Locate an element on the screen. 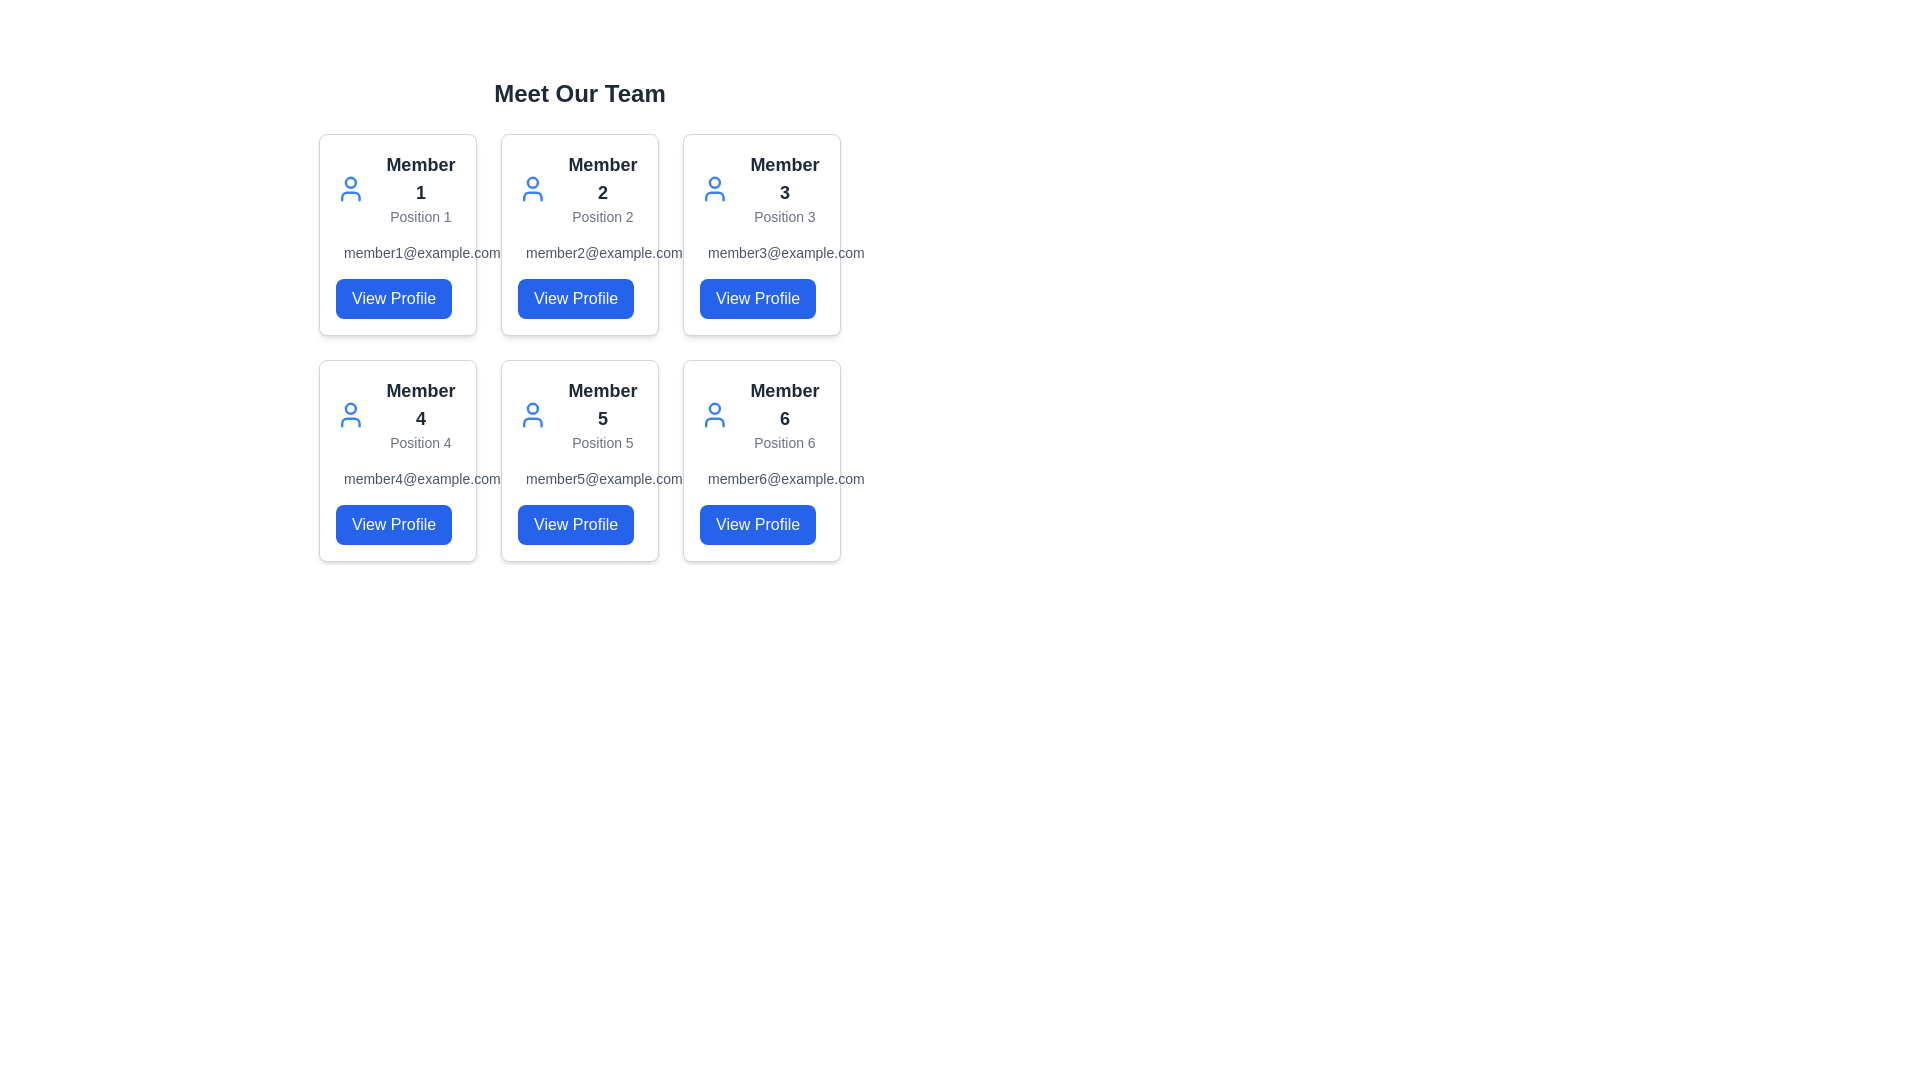  the Text Label that provides the name and title of a team member, located in the third card of the top row under the 'Meet Our Team' heading is located at coordinates (783, 189).